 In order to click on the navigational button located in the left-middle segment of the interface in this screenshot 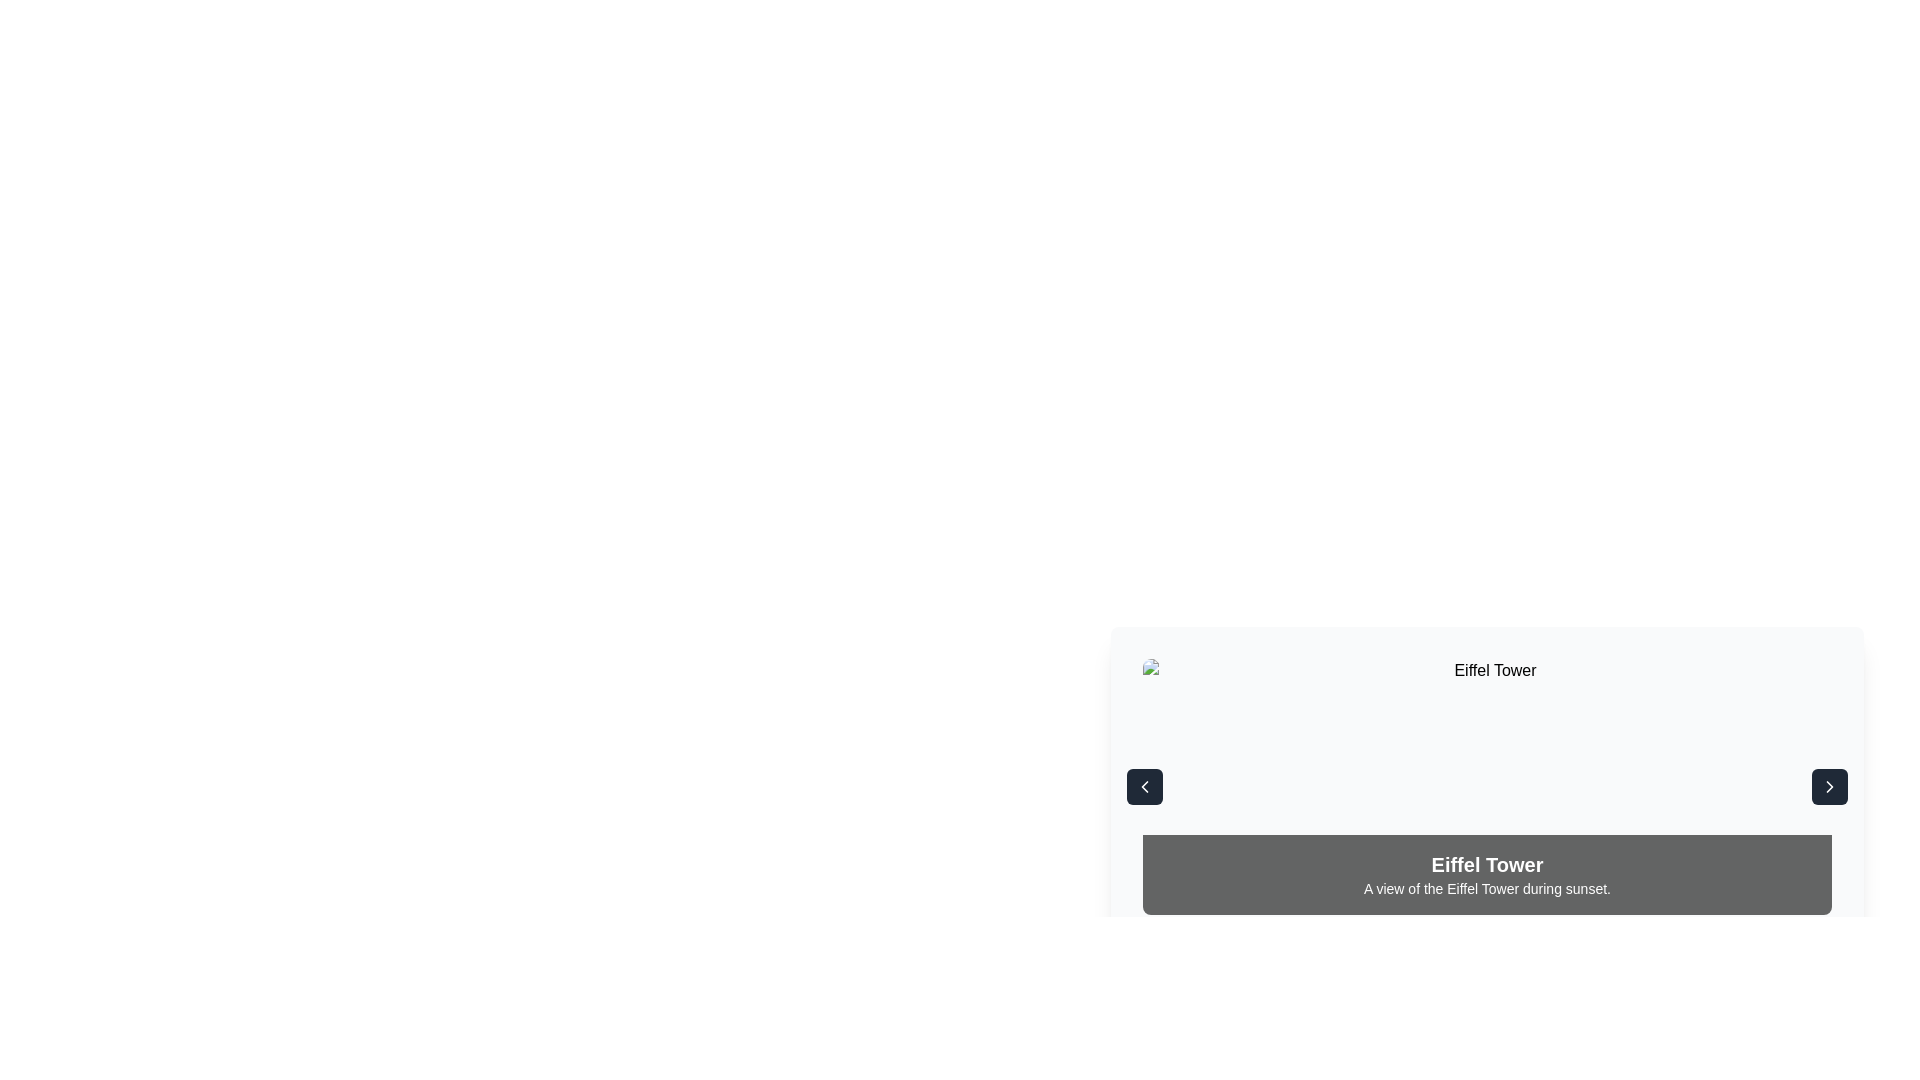, I will do `click(1145, 785)`.